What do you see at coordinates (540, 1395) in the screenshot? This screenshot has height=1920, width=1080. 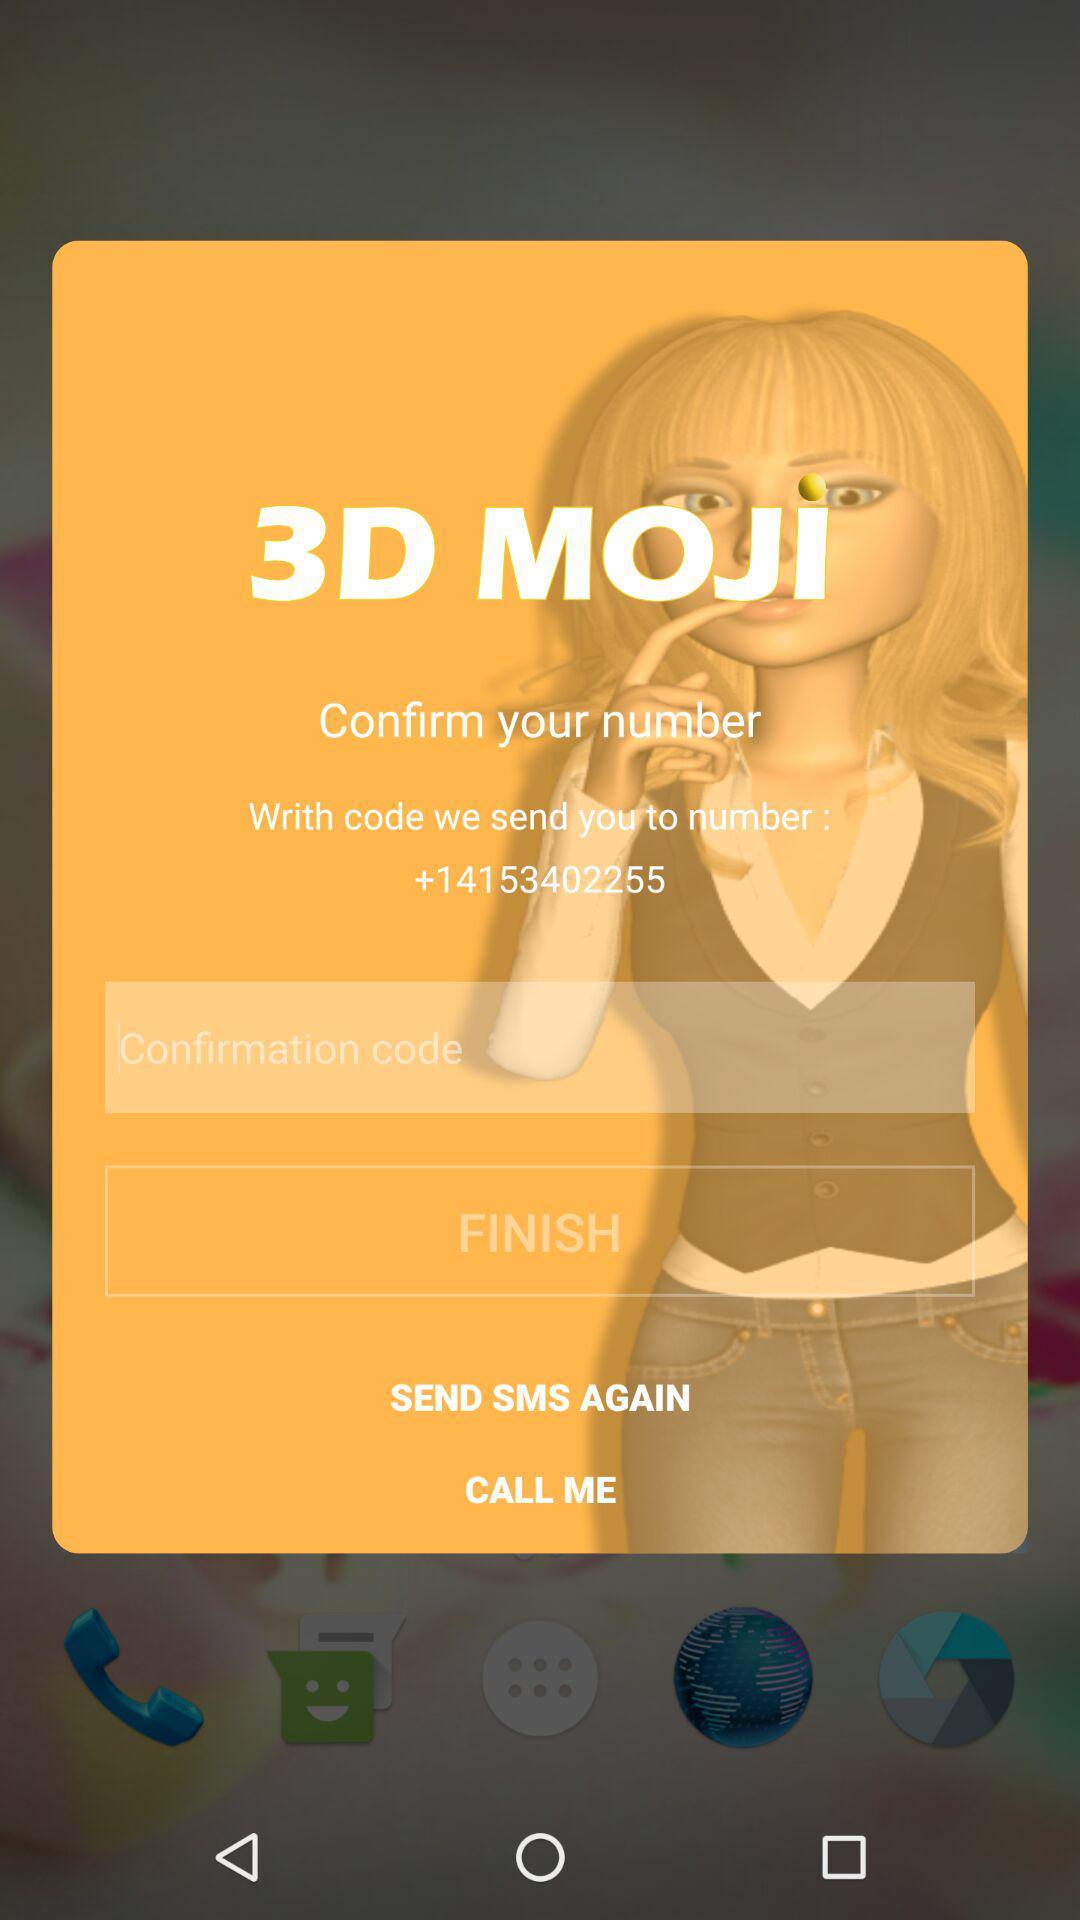 I see `the button below the finish` at bounding box center [540, 1395].